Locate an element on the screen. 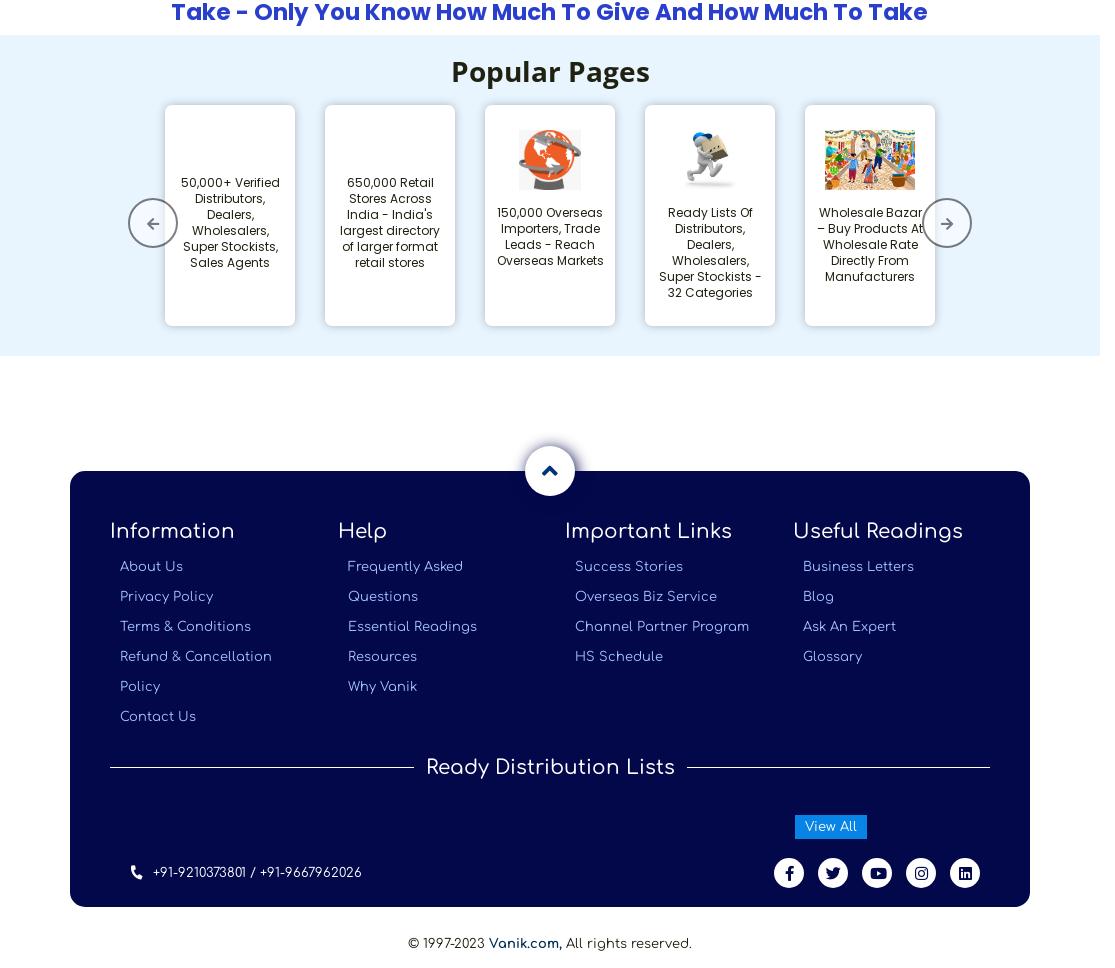 Image resolution: width=1115 pixels, height=968 pixels. '© 1997-2023' is located at coordinates (448, 942).